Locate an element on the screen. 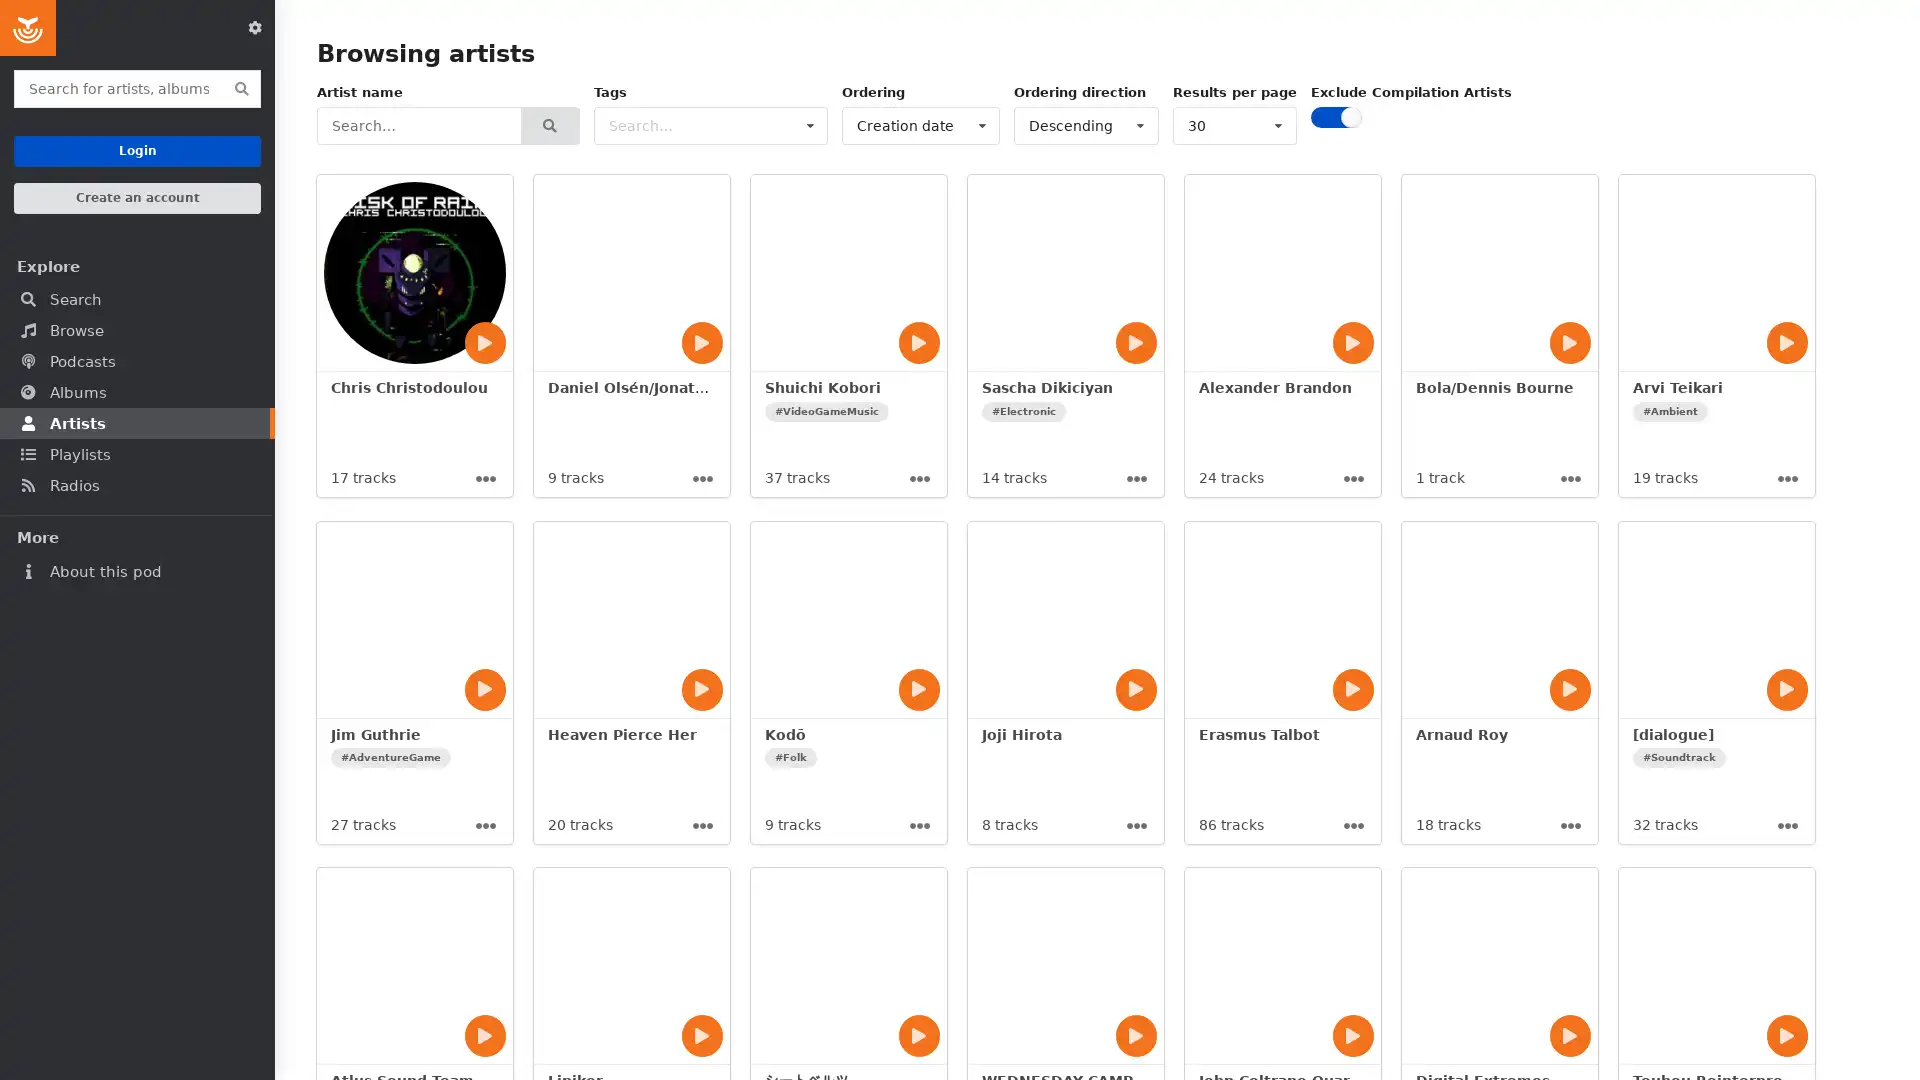 This screenshot has width=1920, height=1080. Play artist is located at coordinates (1353, 342).